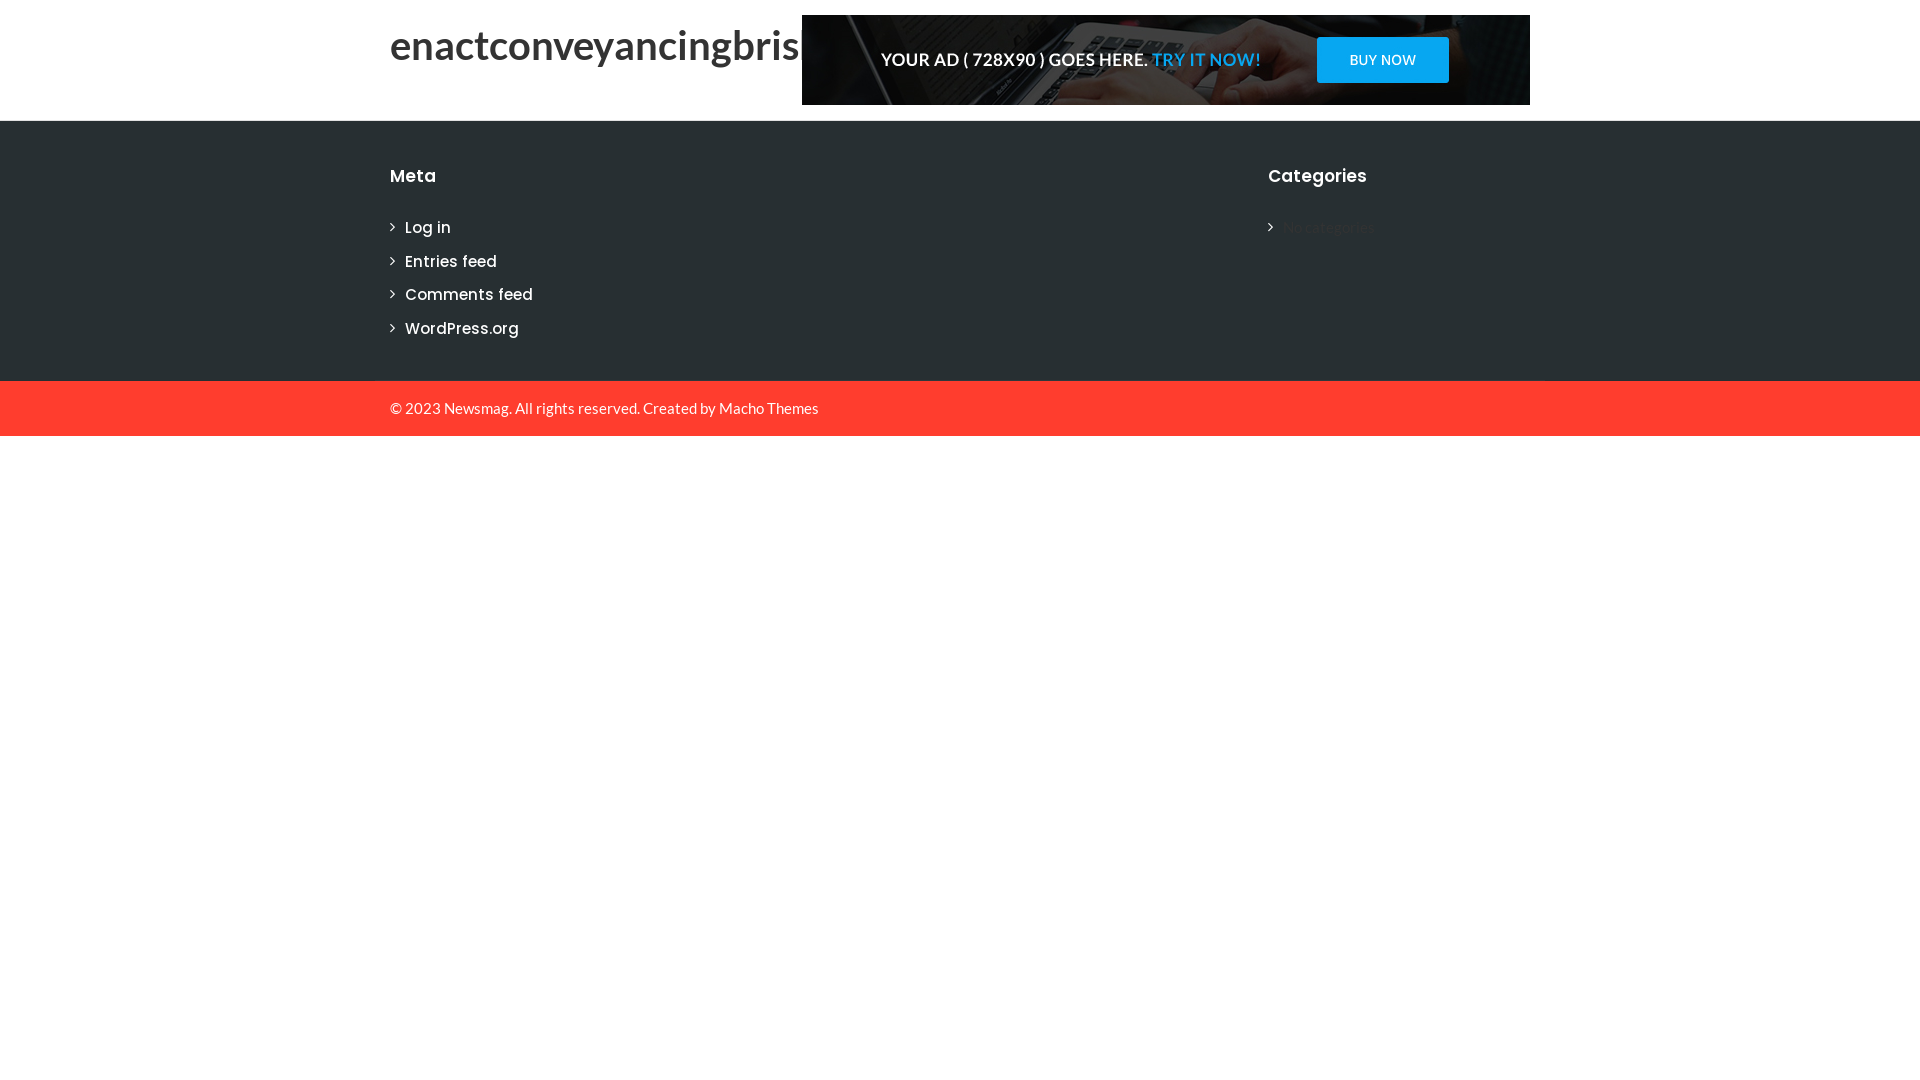  What do you see at coordinates (460, 327) in the screenshot?
I see `'WordPress.org'` at bounding box center [460, 327].